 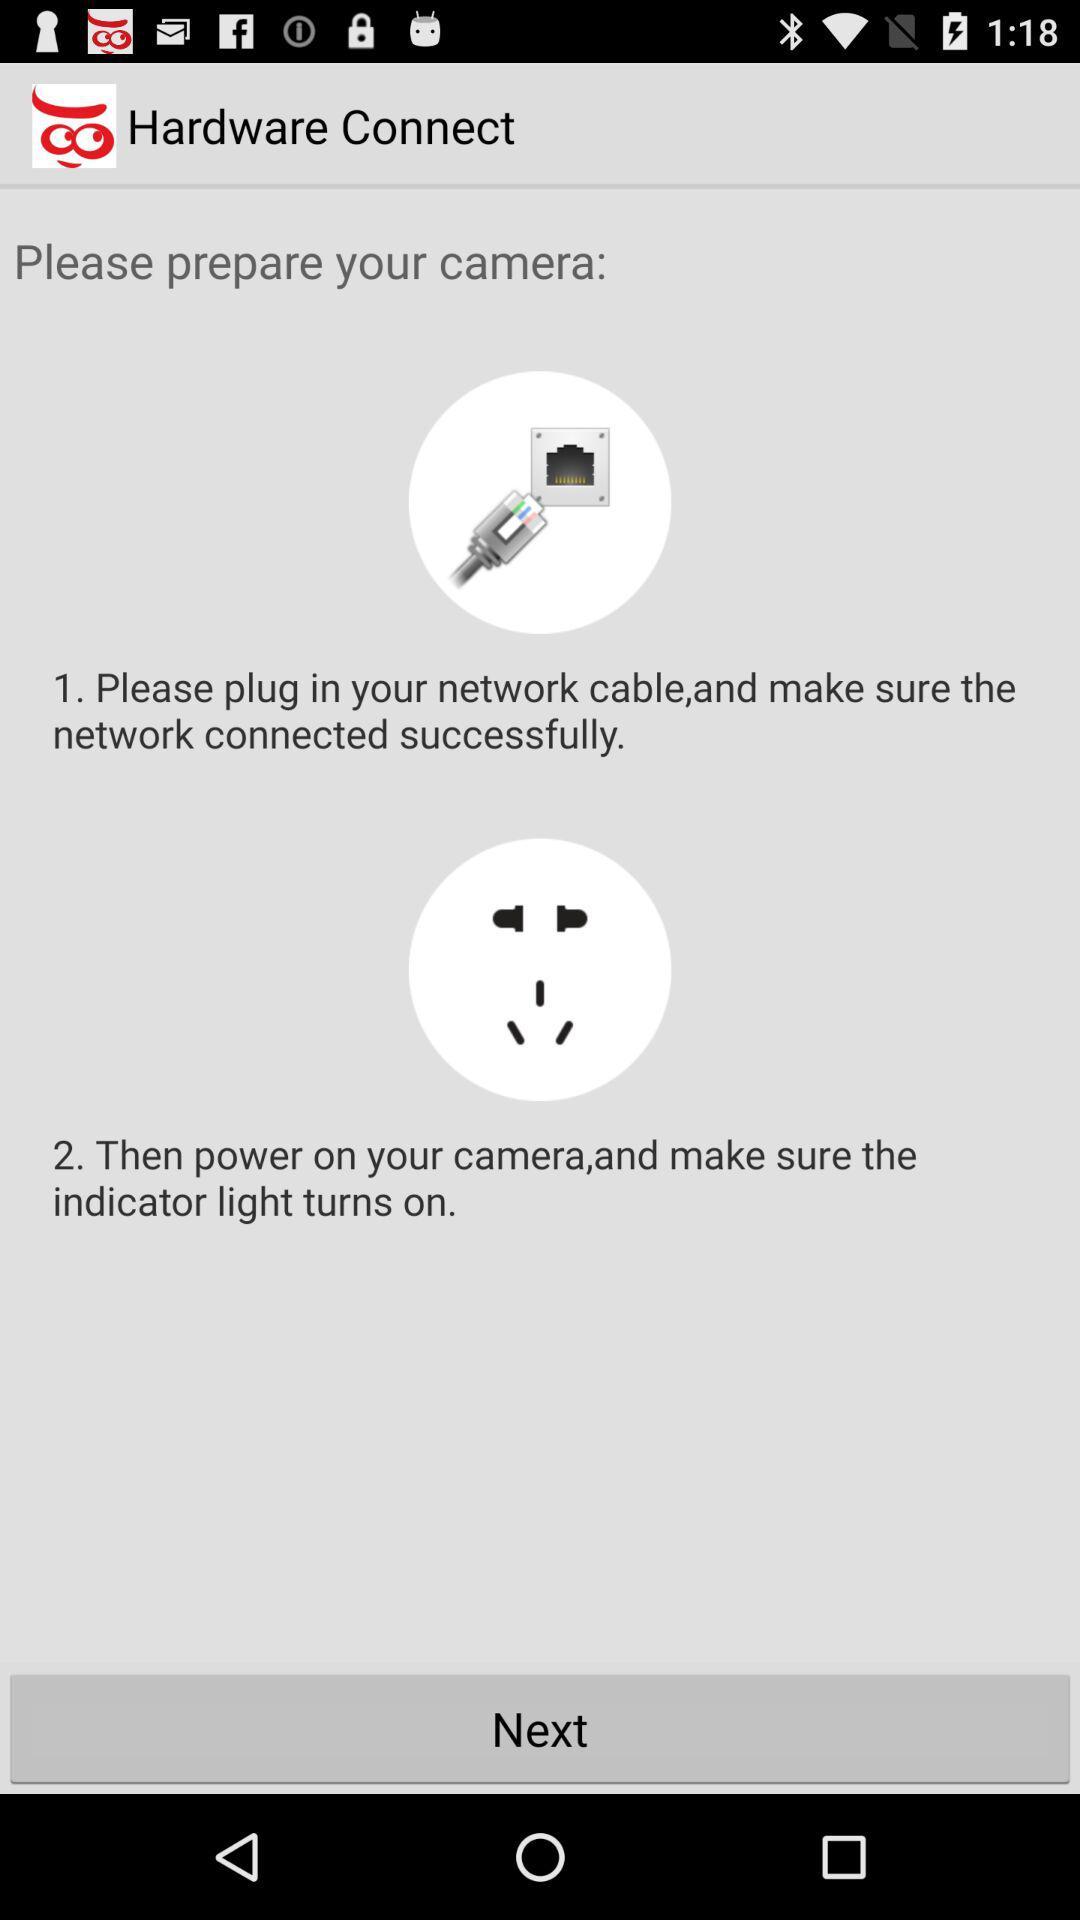 What do you see at coordinates (540, 1727) in the screenshot?
I see `item below the 2 then power item` at bounding box center [540, 1727].